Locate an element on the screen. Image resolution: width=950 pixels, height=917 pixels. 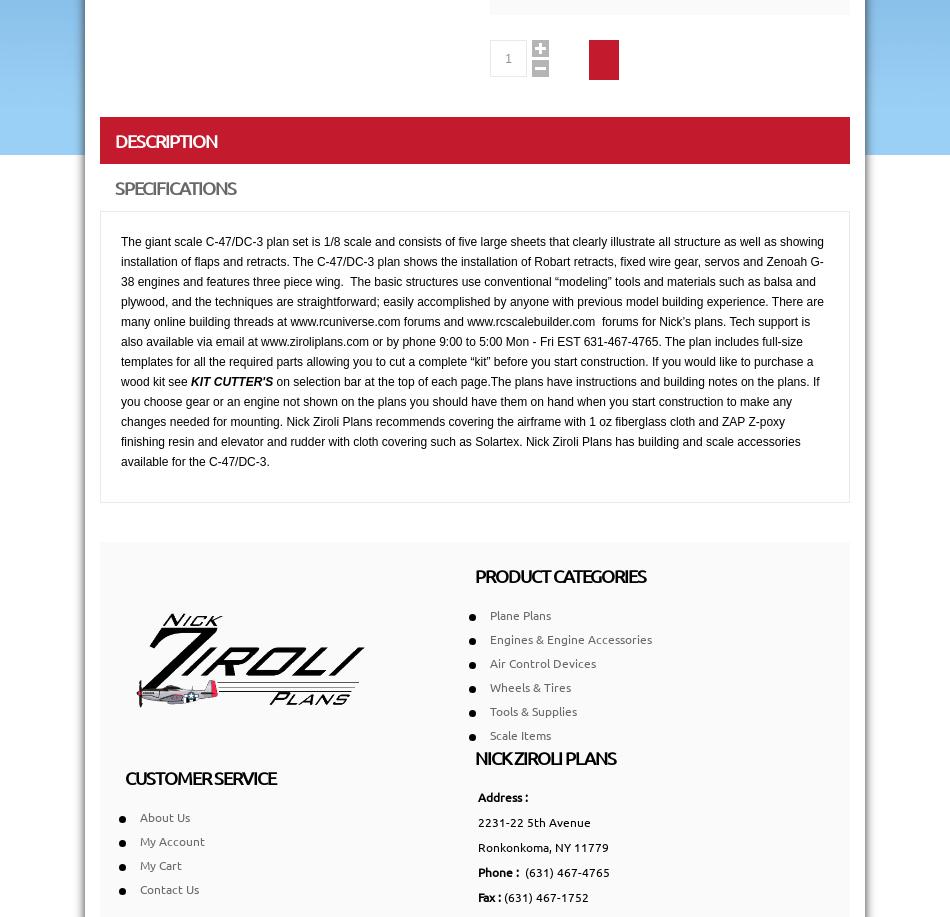
'Wheels & Tires' is located at coordinates (530, 687).